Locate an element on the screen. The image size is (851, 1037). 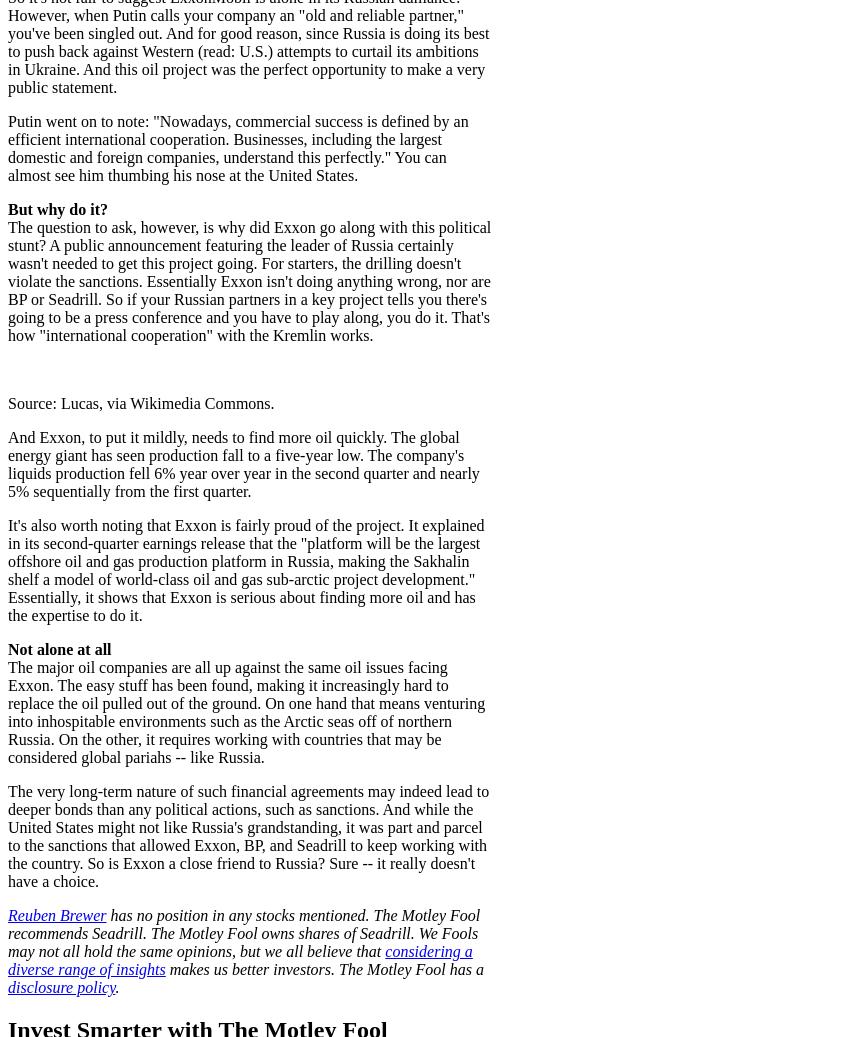
'considering a diverse range of insights' is located at coordinates (238, 959).